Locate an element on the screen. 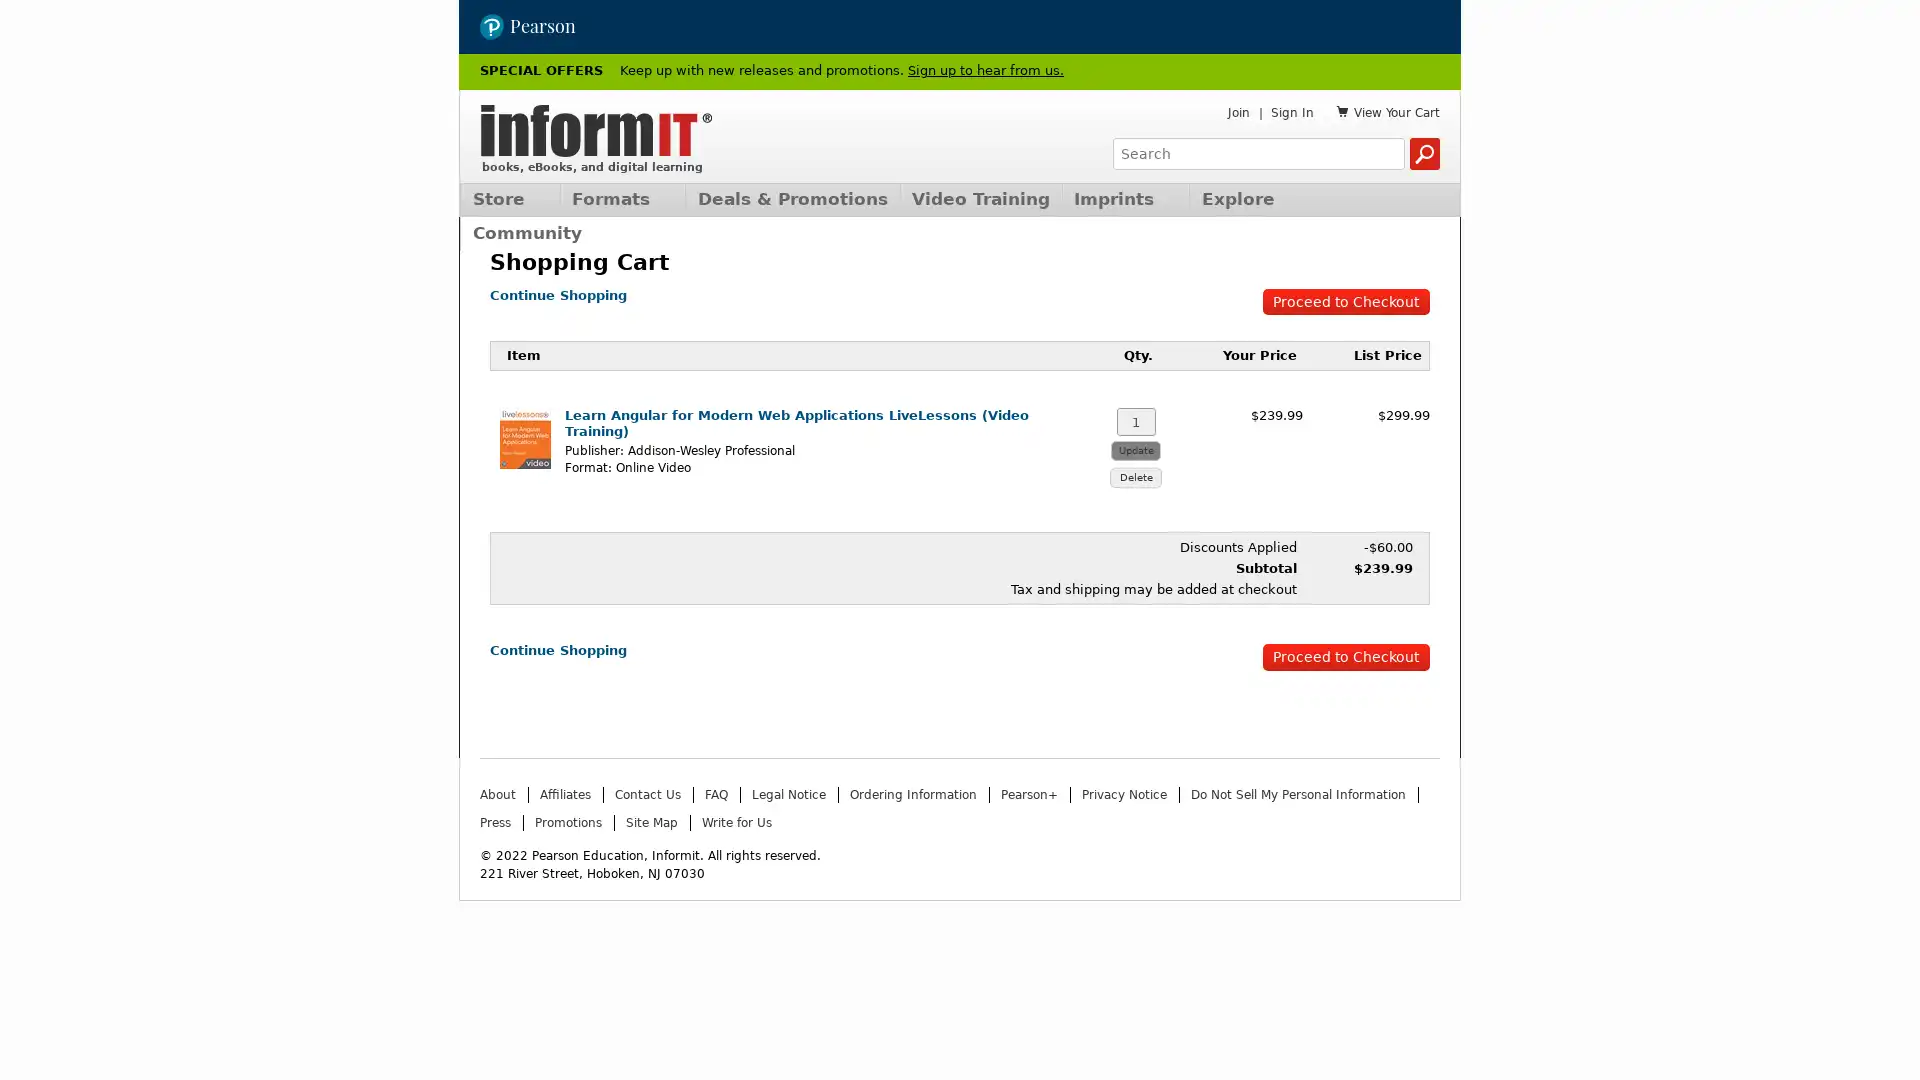 Image resolution: width=1920 pixels, height=1080 pixels. Update is located at coordinates (1136, 446).